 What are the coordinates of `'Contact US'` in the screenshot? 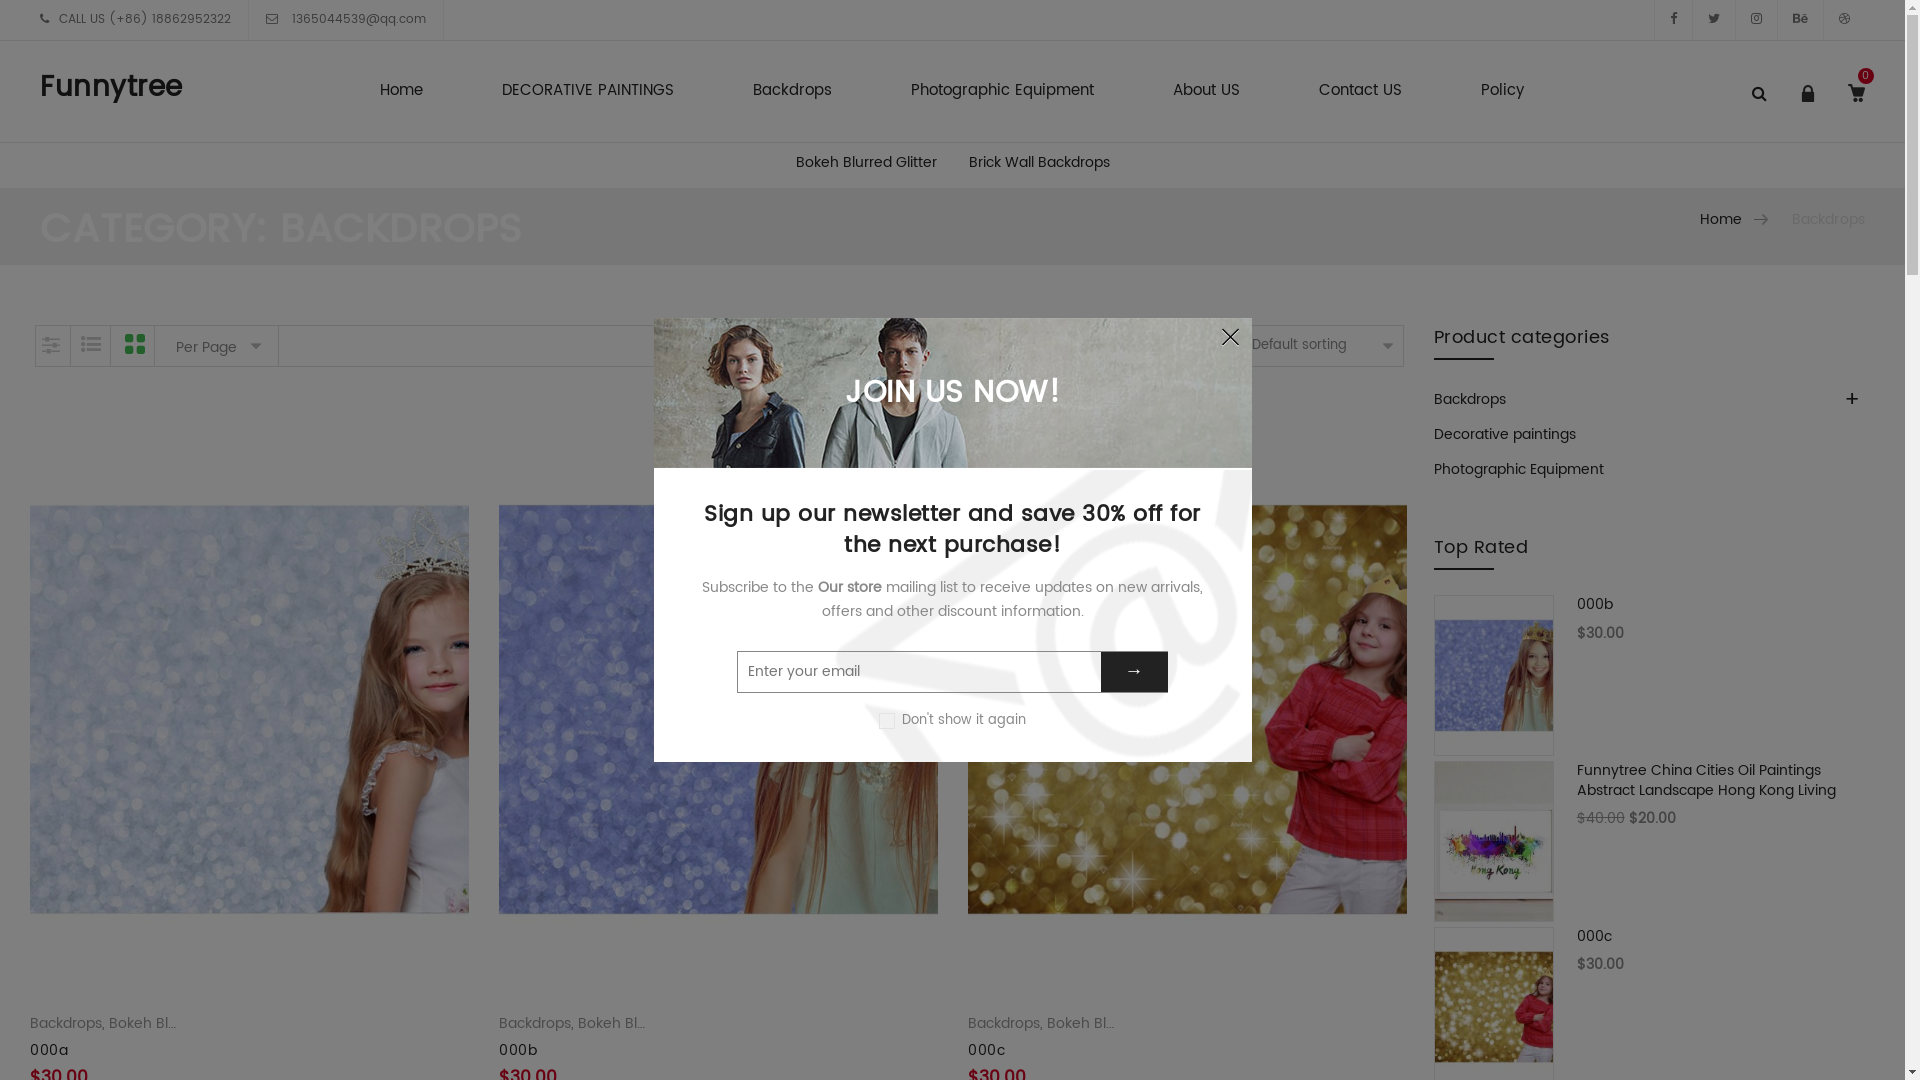 It's located at (1360, 92).